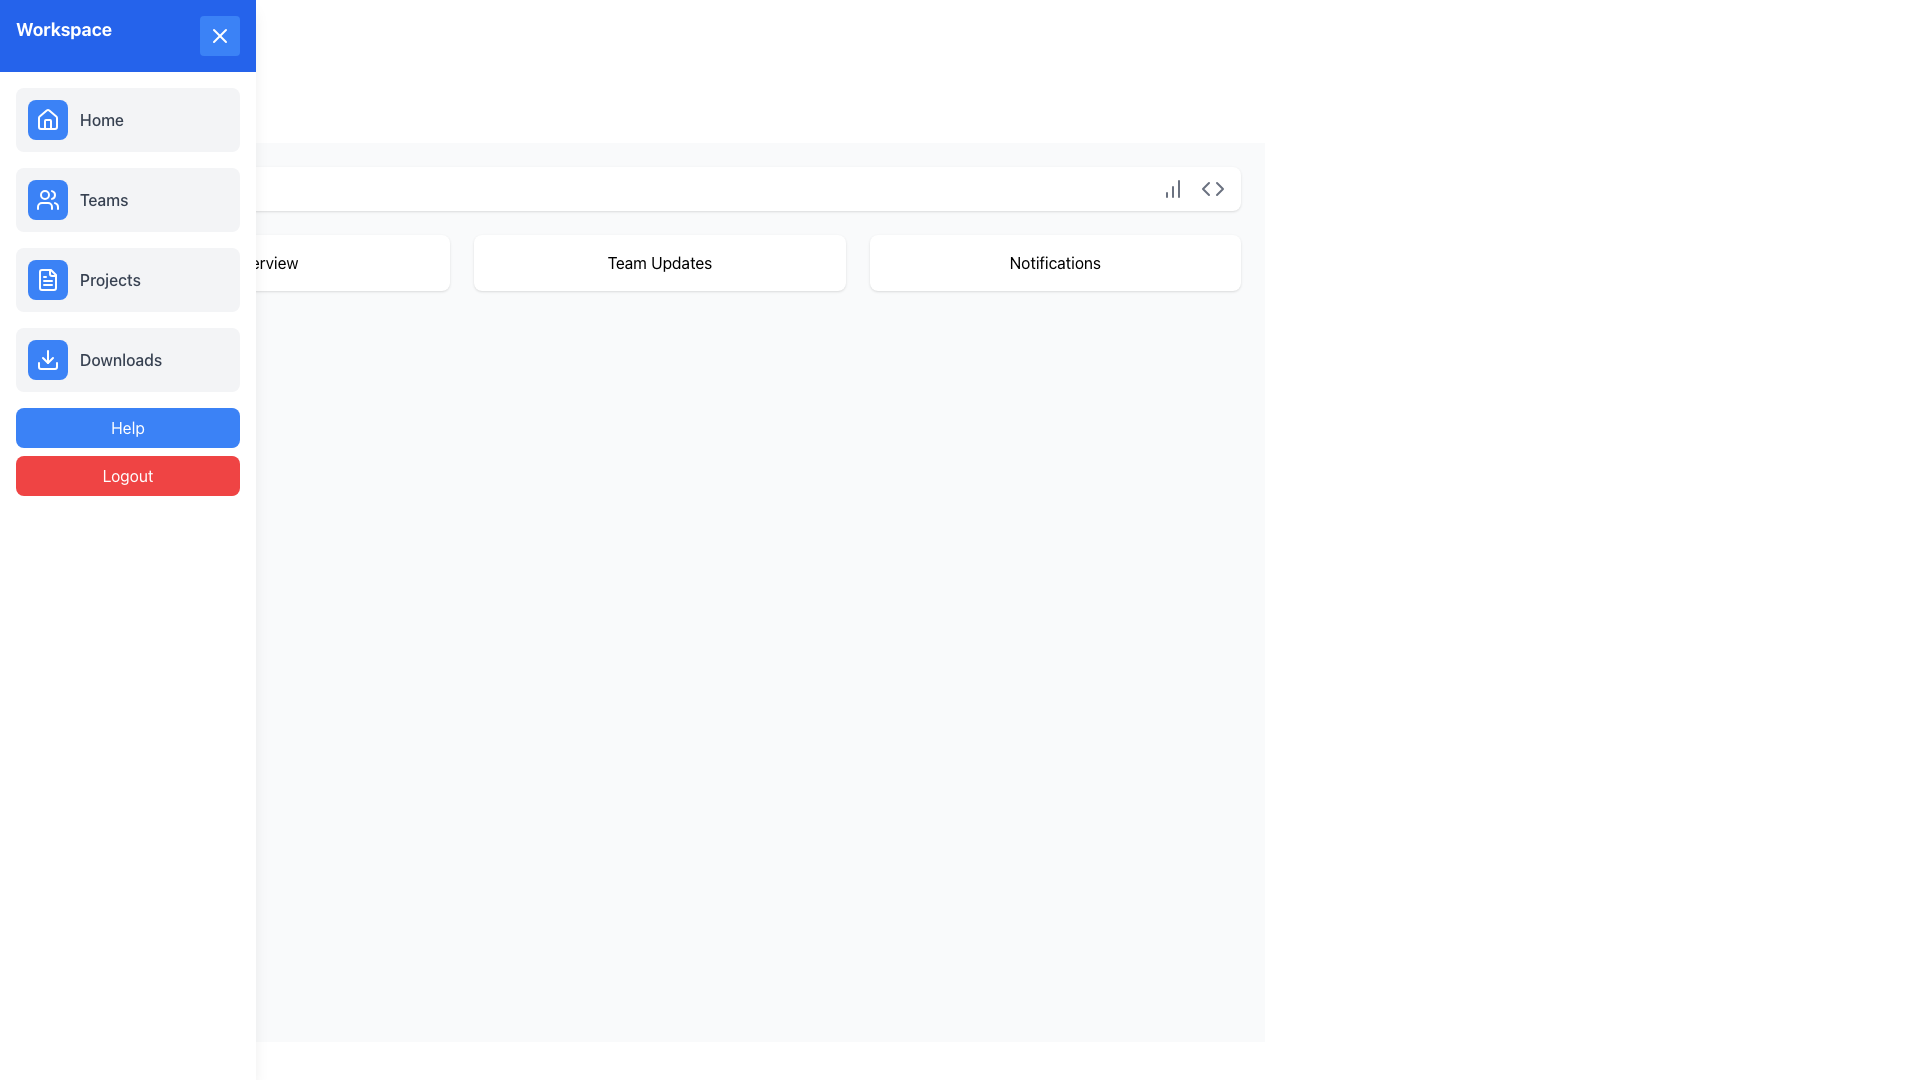  What do you see at coordinates (263, 261) in the screenshot?
I see `the first clickable card element in the top-left corner of the grid layout` at bounding box center [263, 261].